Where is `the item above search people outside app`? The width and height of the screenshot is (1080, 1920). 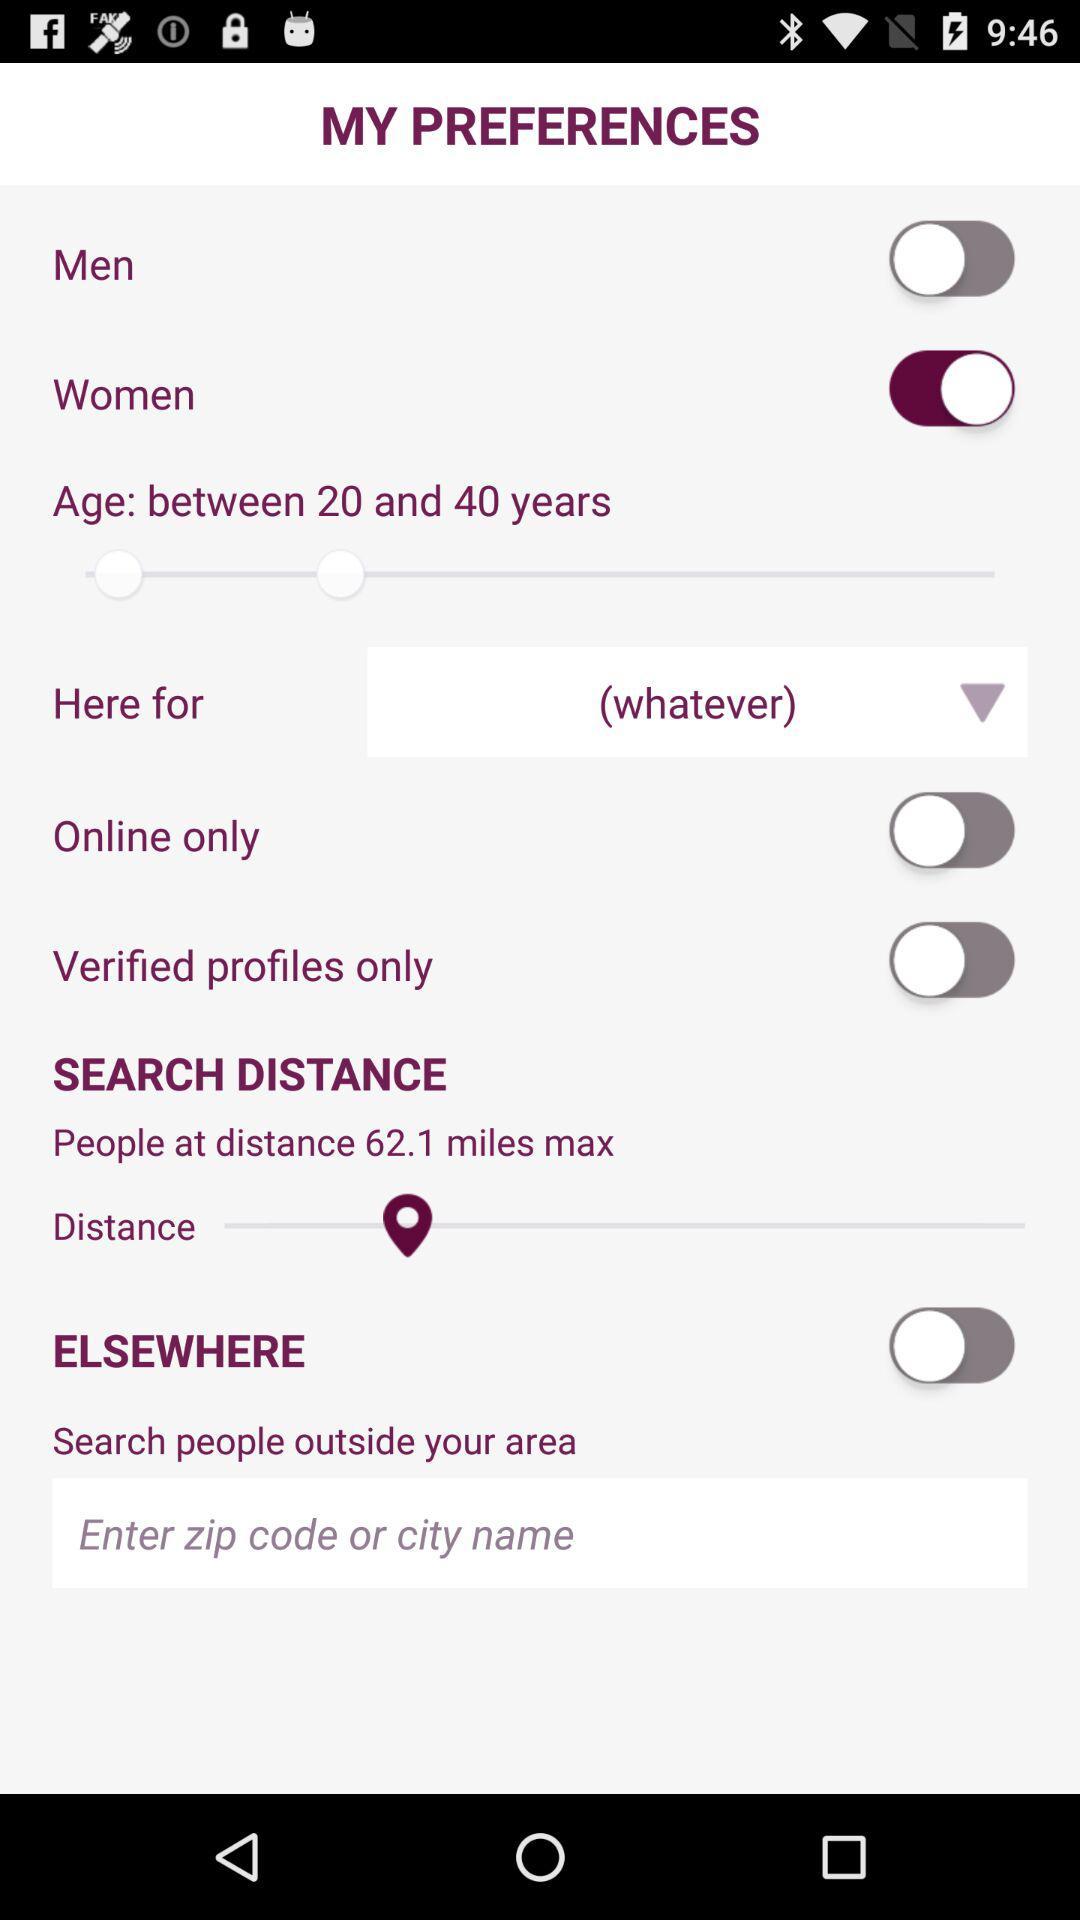 the item above search people outside app is located at coordinates (952, 1349).